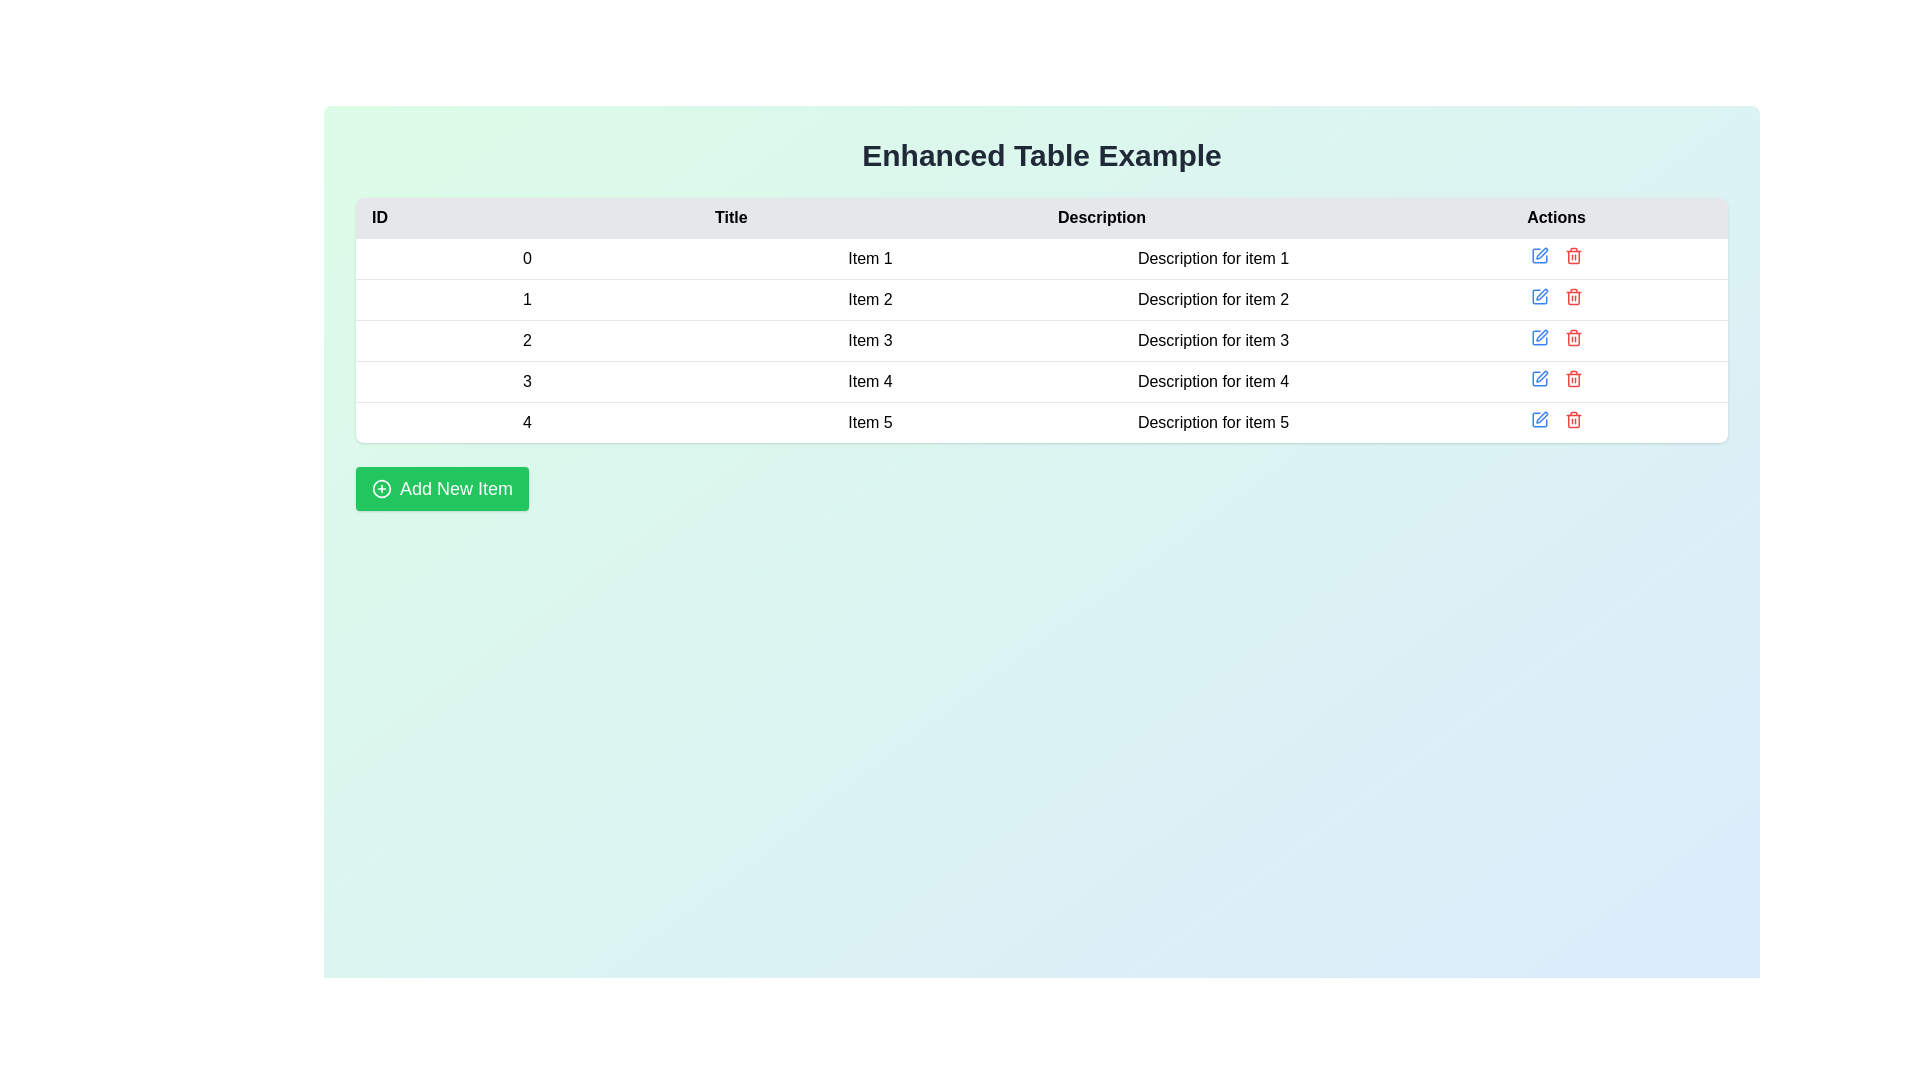 The image size is (1920, 1080). What do you see at coordinates (1212, 300) in the screenshot?
I see `the static text label displaying 'Description for item 2' located in the second row of the table under the 'Description' column, positioned to the right of the 'Item 2' element` at bounding box center [1212, 300].